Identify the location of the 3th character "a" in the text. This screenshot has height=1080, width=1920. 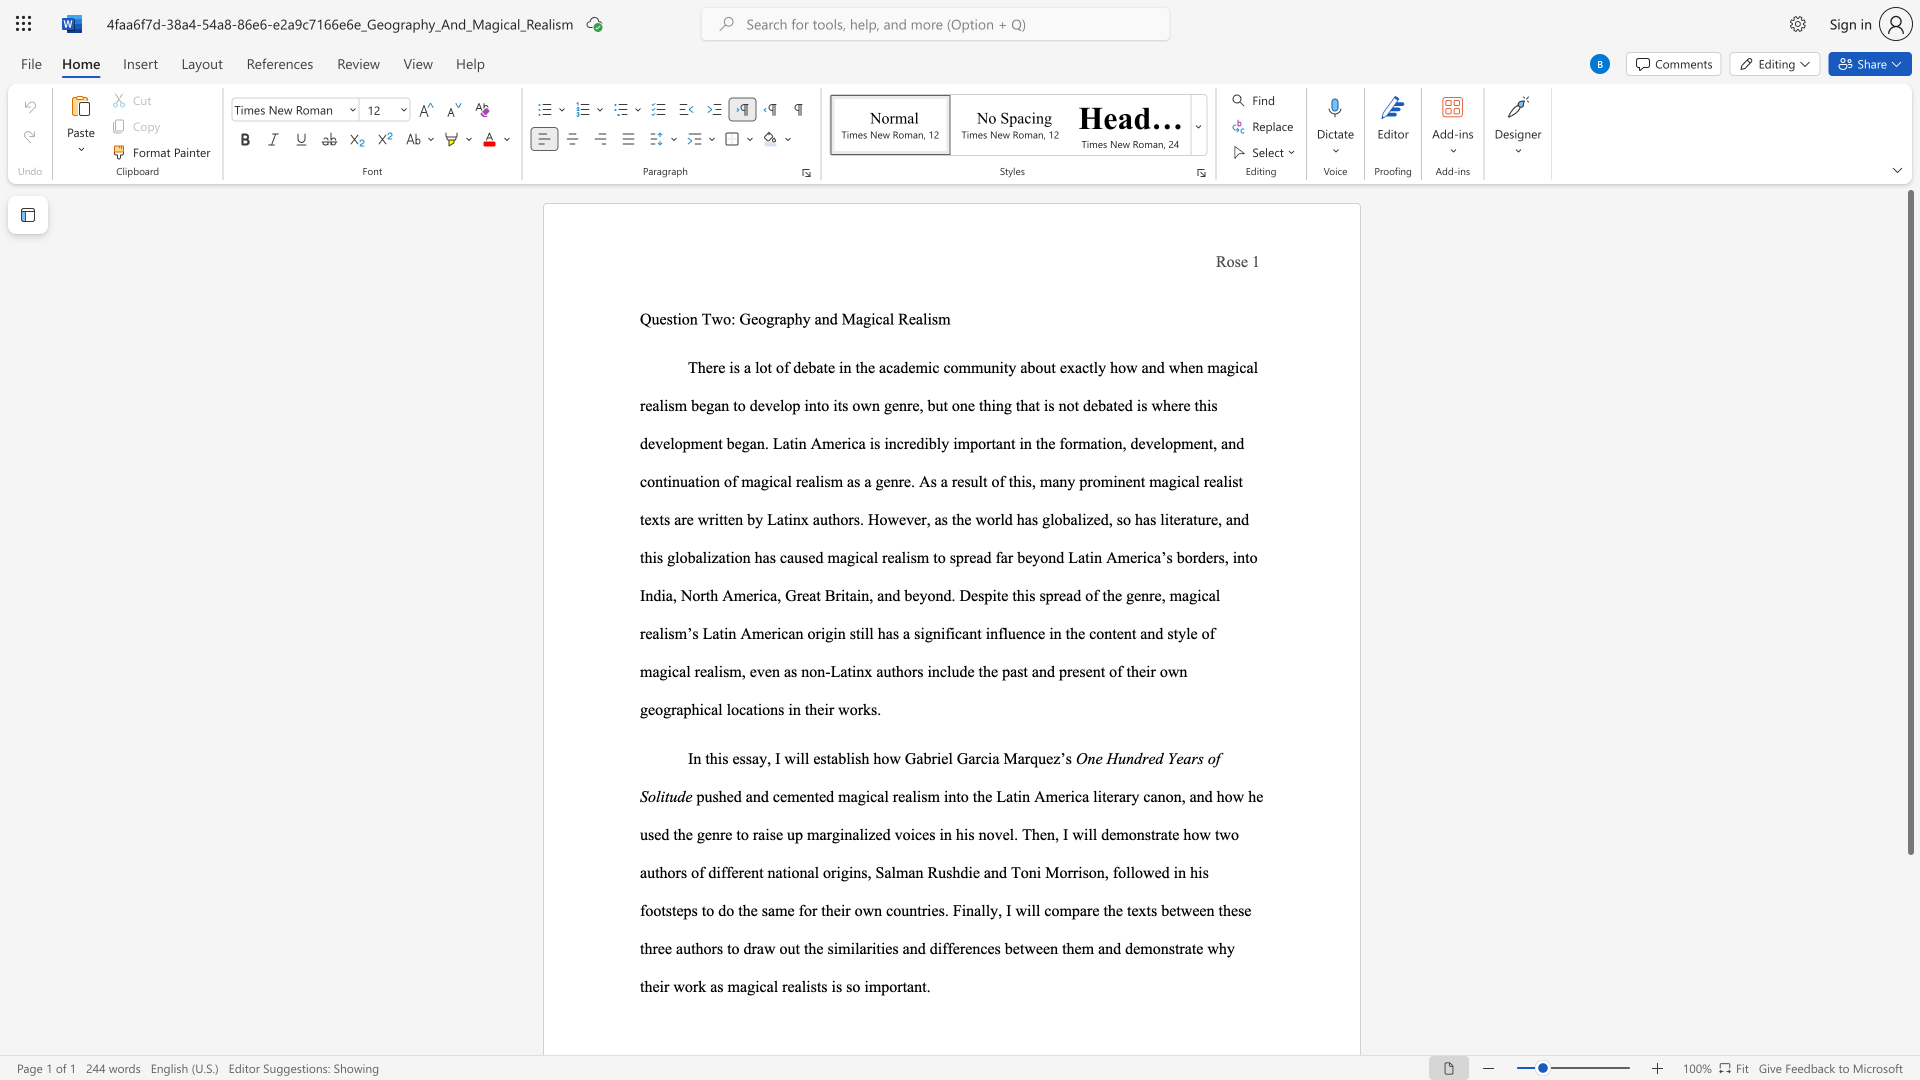
(995, 758).